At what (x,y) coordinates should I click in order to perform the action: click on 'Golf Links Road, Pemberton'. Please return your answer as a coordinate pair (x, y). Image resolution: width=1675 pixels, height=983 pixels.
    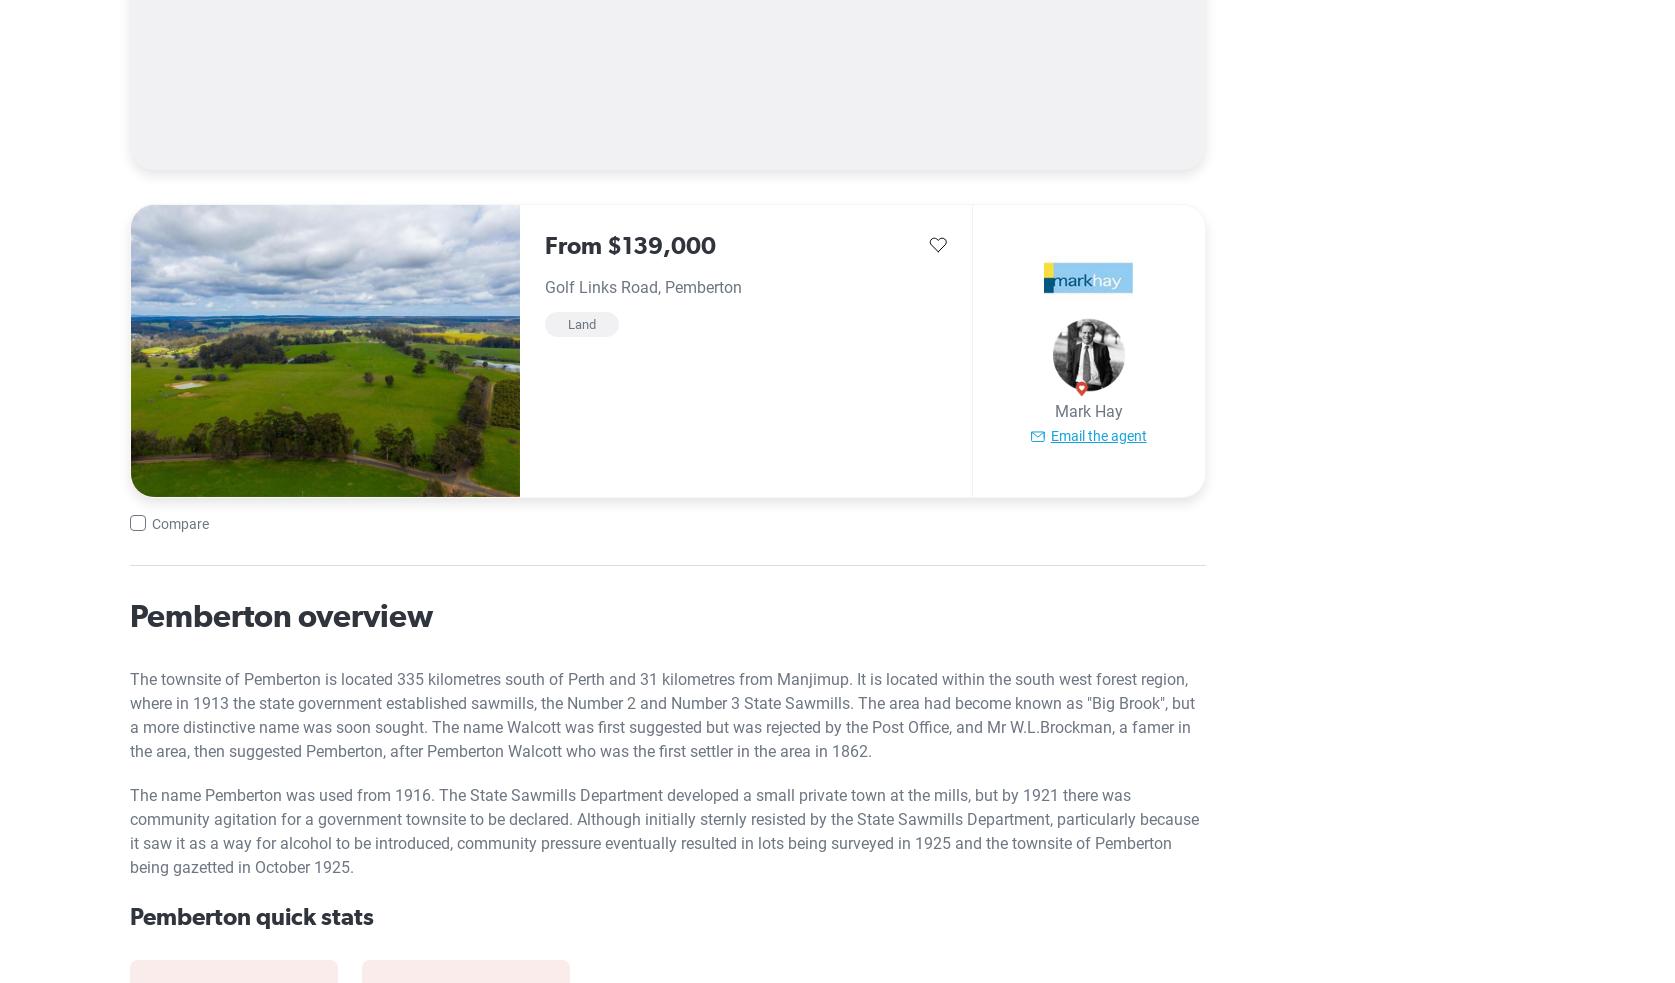
    Looking at the image, I should click on (642, 286).